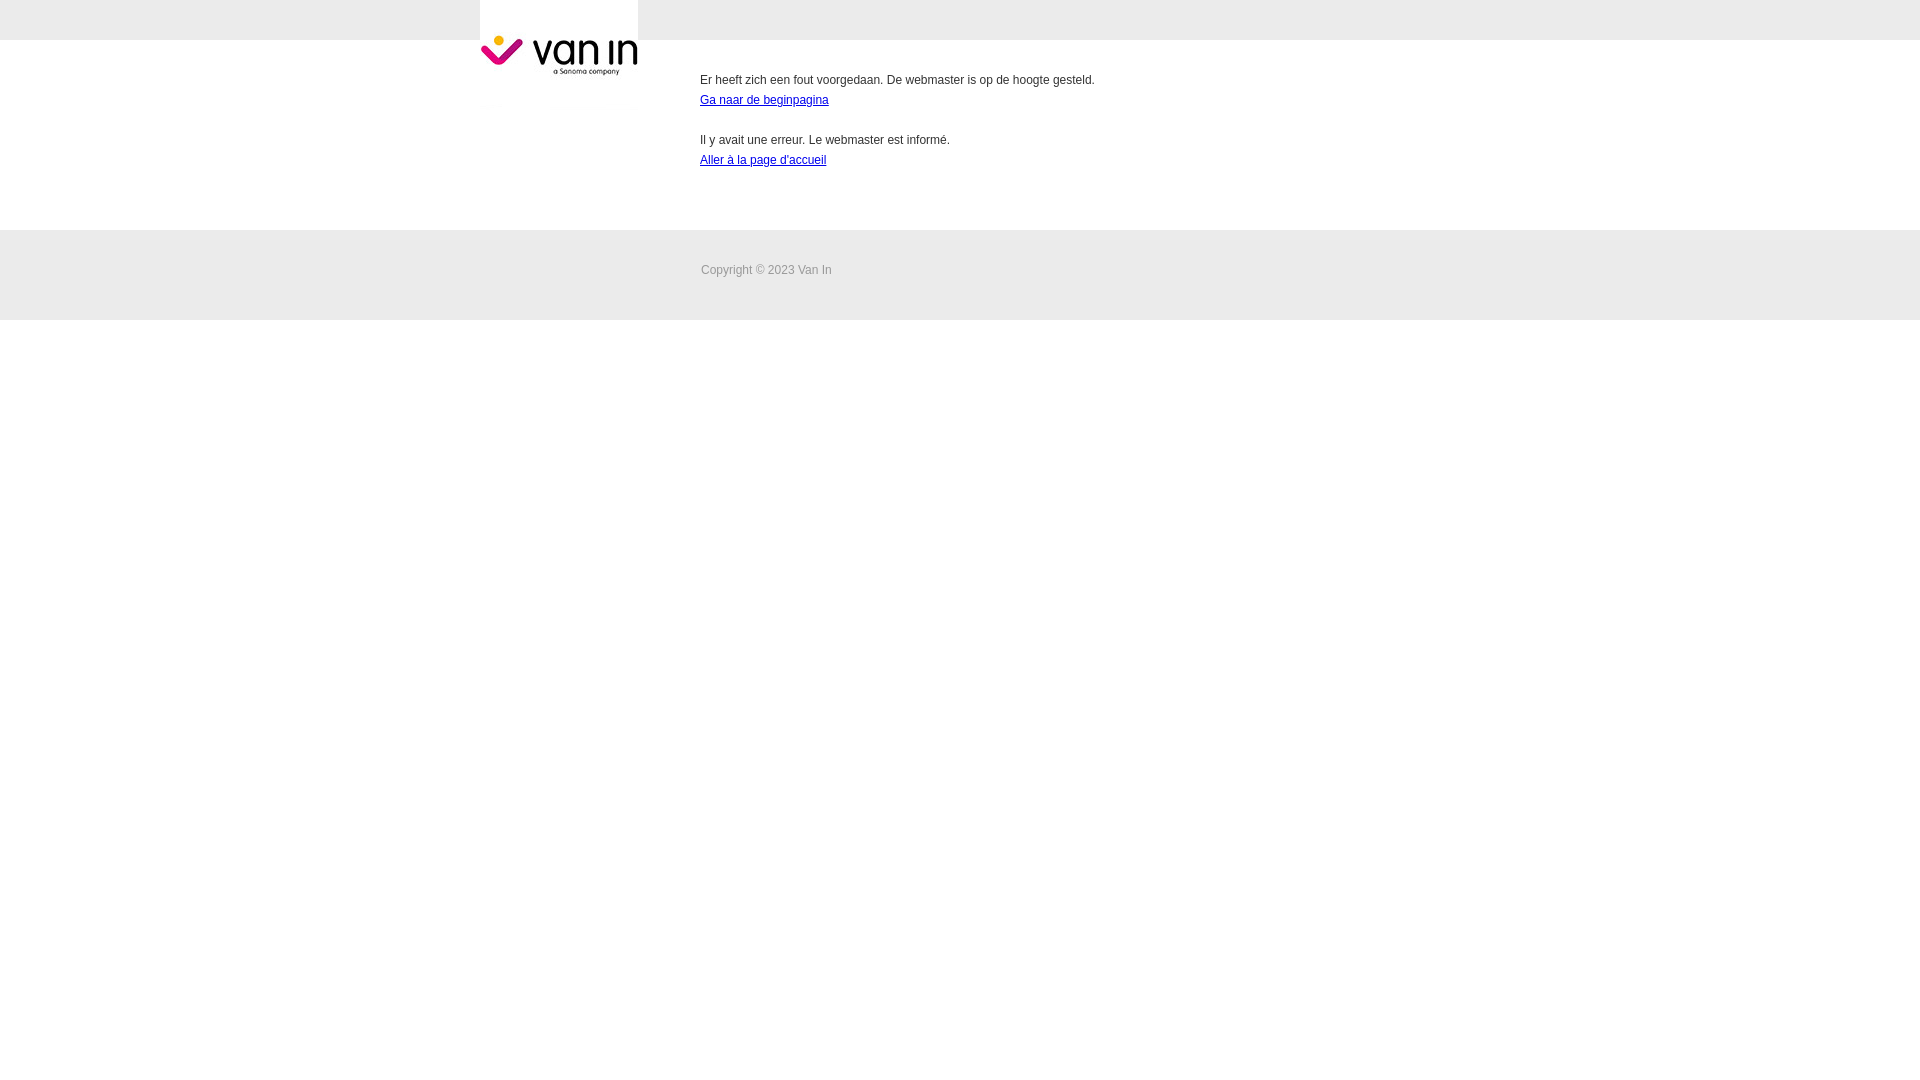 Image resolution: width=1920 pixels, height=1080 pixels. I want to click on 'Ga naar de beginpagina', so click(763, 100).